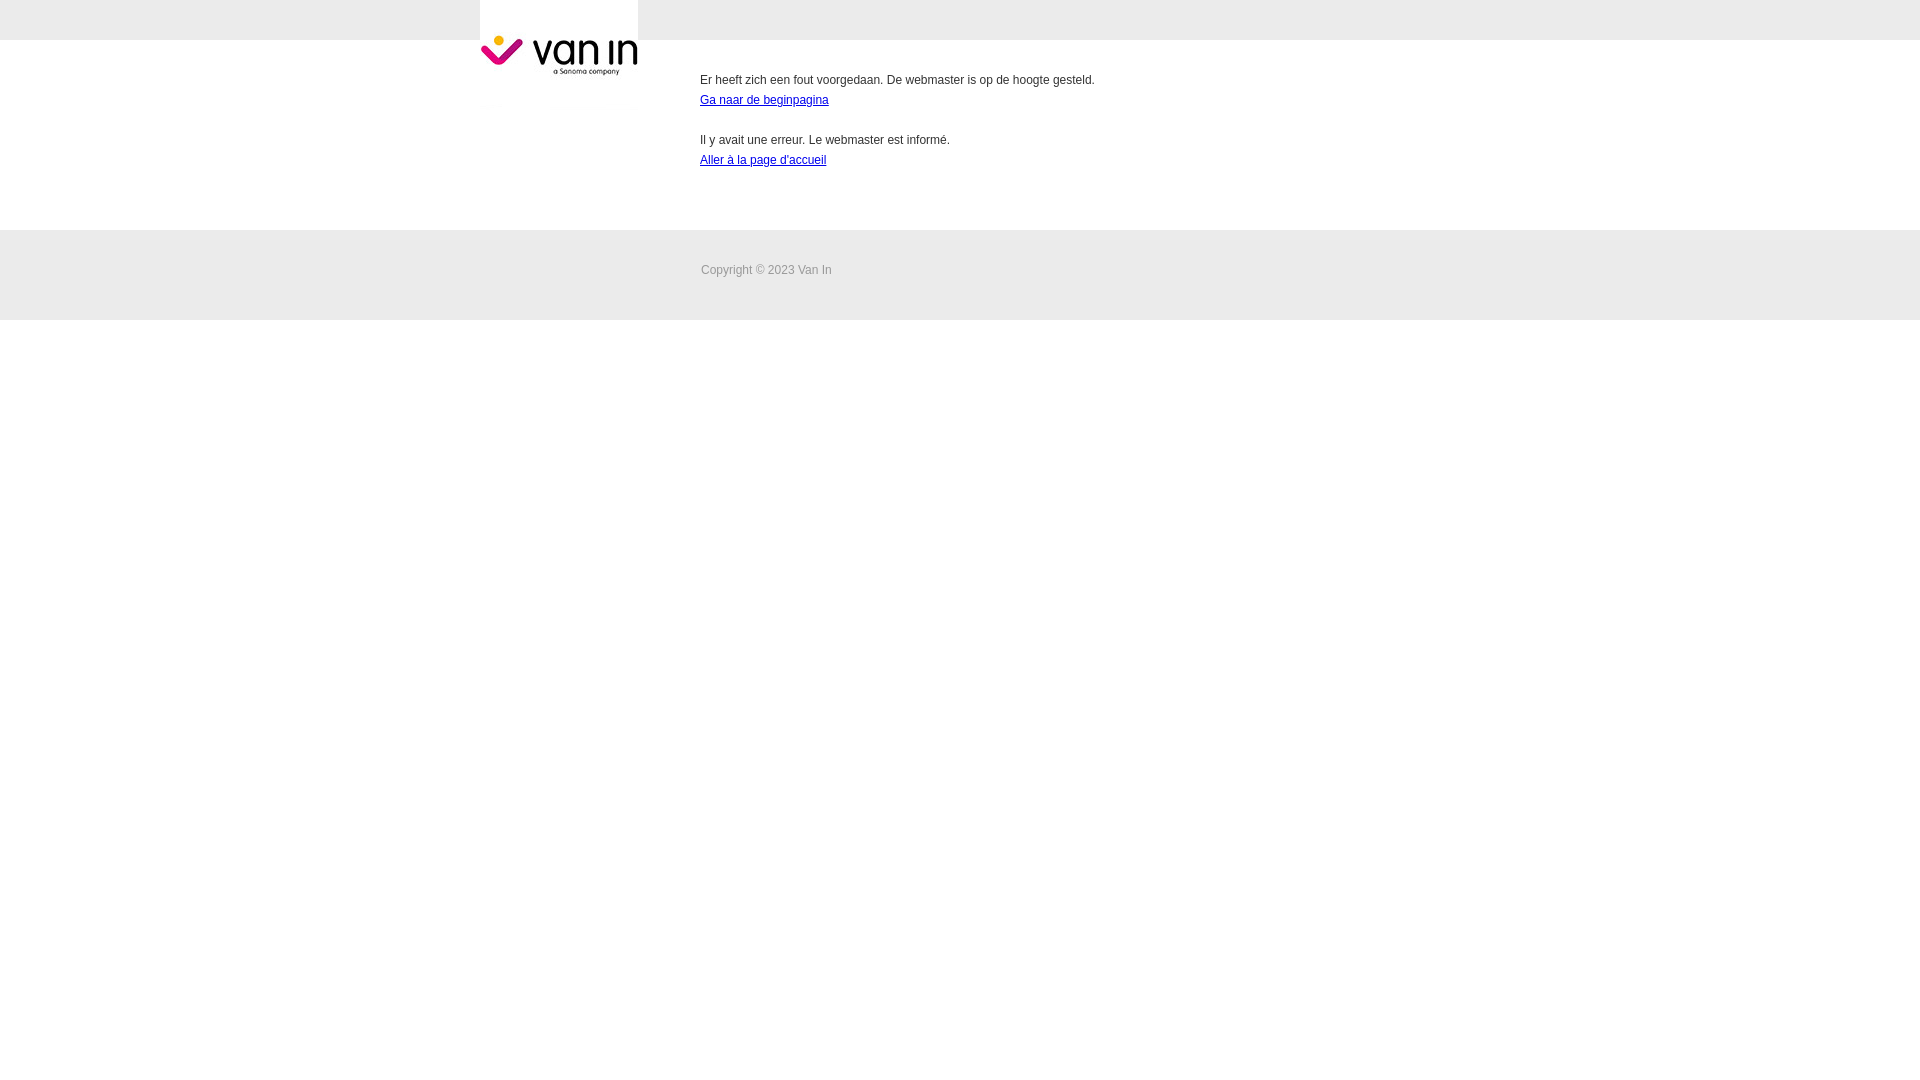 Image resolution: width=1920 pixels, height=1080 pixels. I want to click on 'Ga naar de beginpagina', so click(763, 100).